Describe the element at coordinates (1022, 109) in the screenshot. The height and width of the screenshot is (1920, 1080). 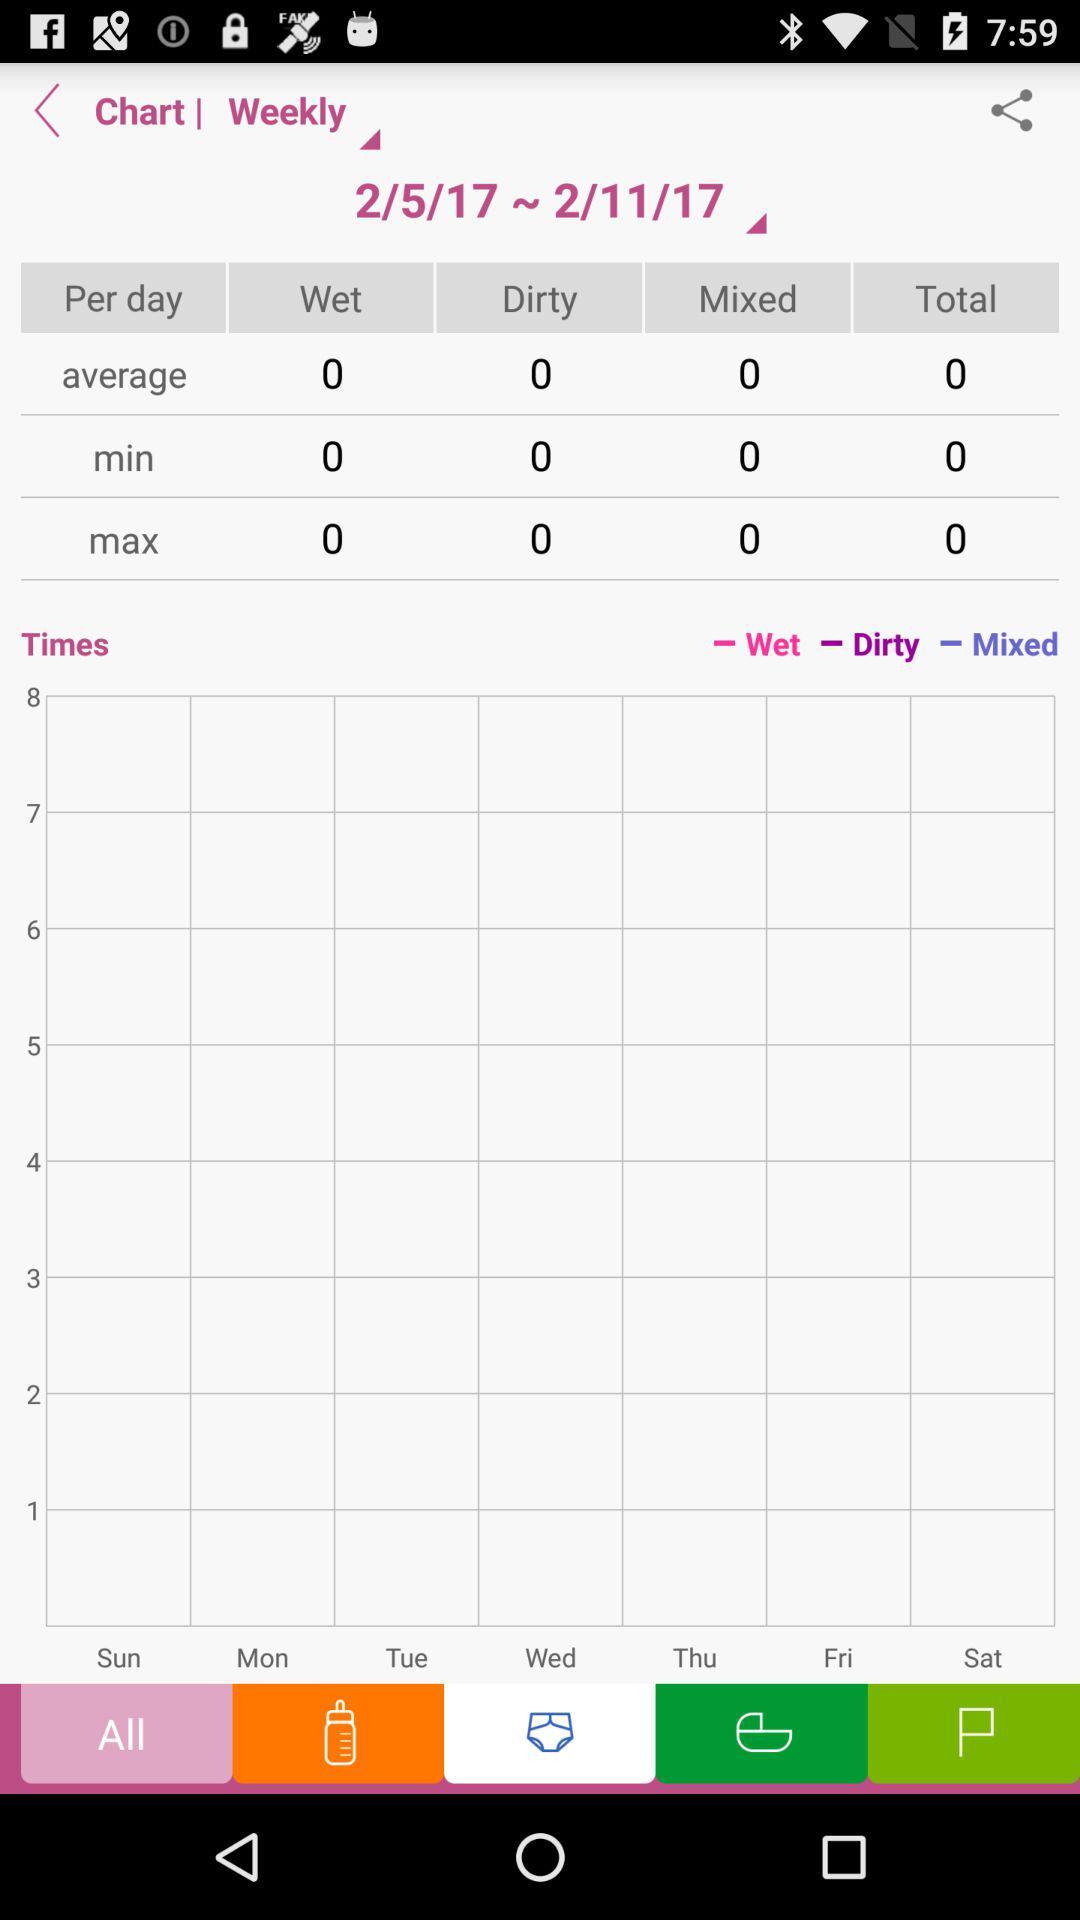
I see `click share option` at that location.